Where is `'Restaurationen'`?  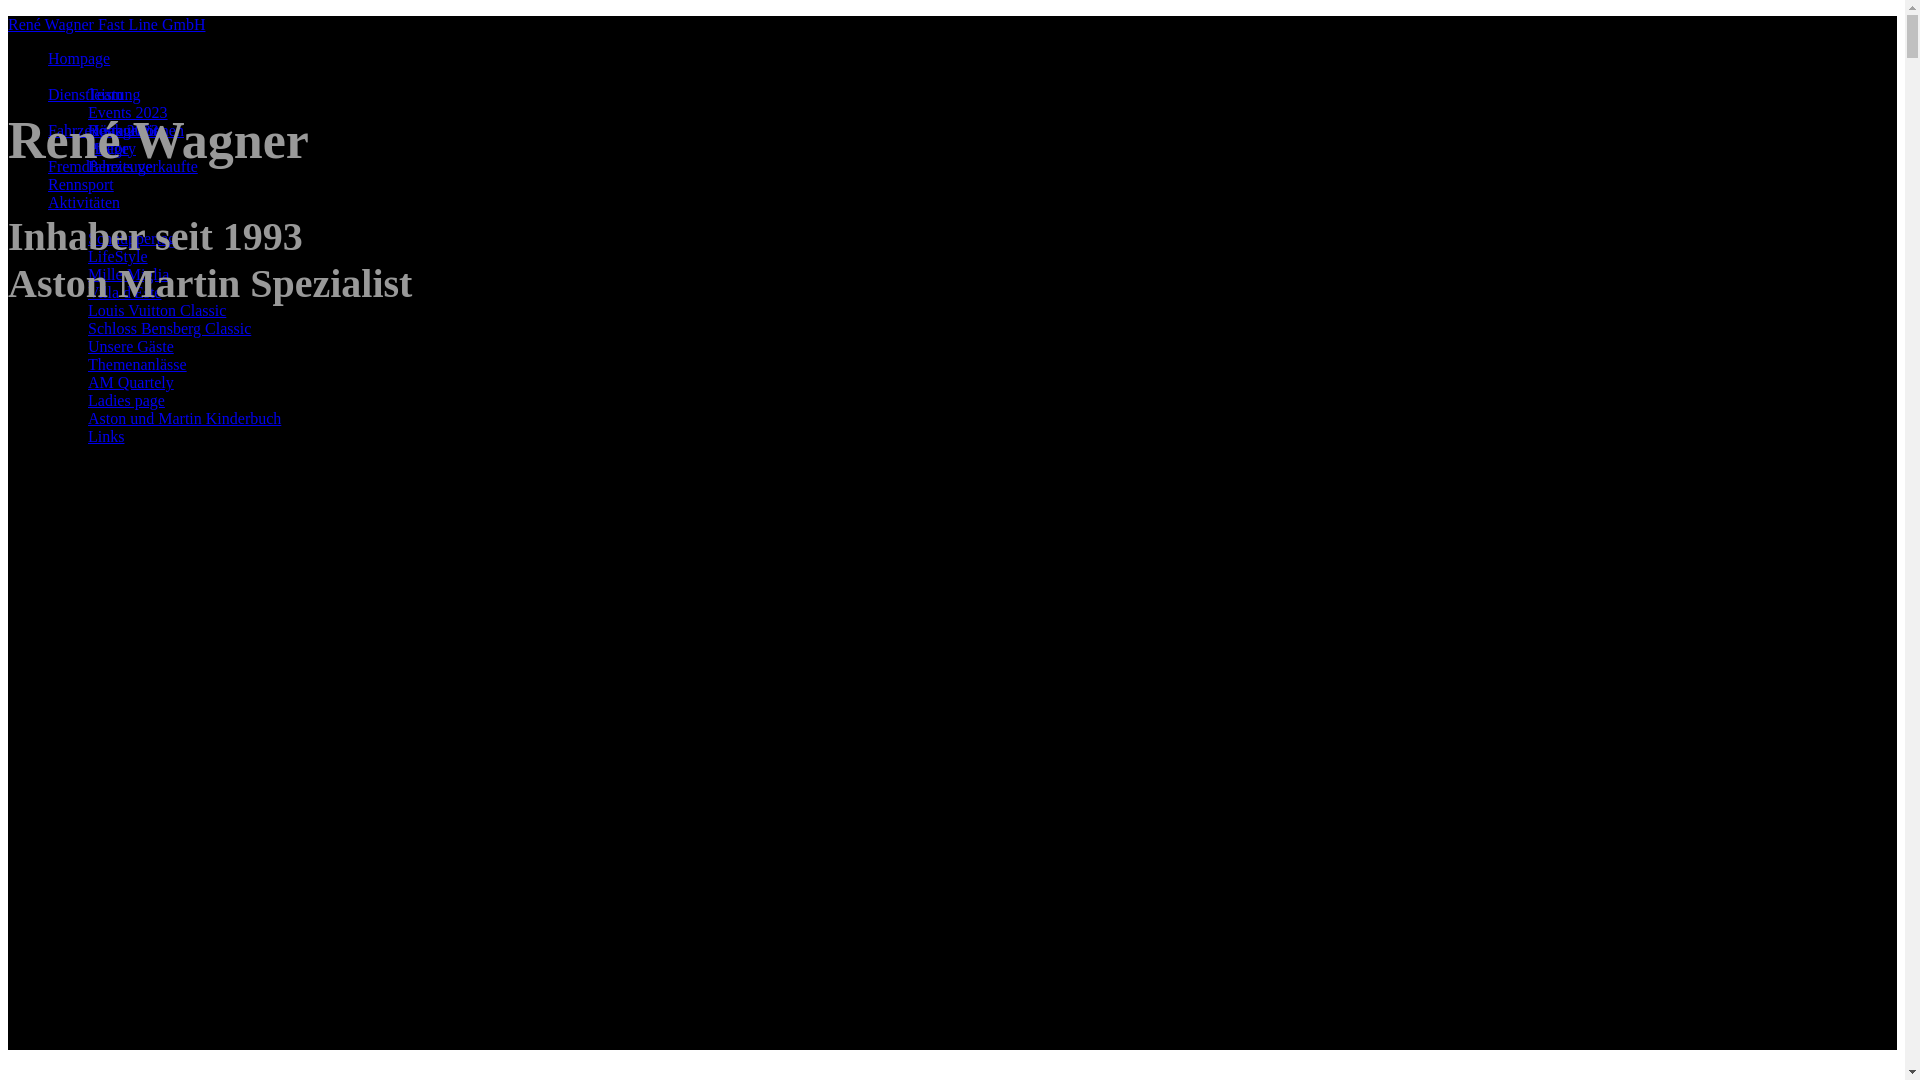
'Restaurationen' is located at coordinates (134, 130).